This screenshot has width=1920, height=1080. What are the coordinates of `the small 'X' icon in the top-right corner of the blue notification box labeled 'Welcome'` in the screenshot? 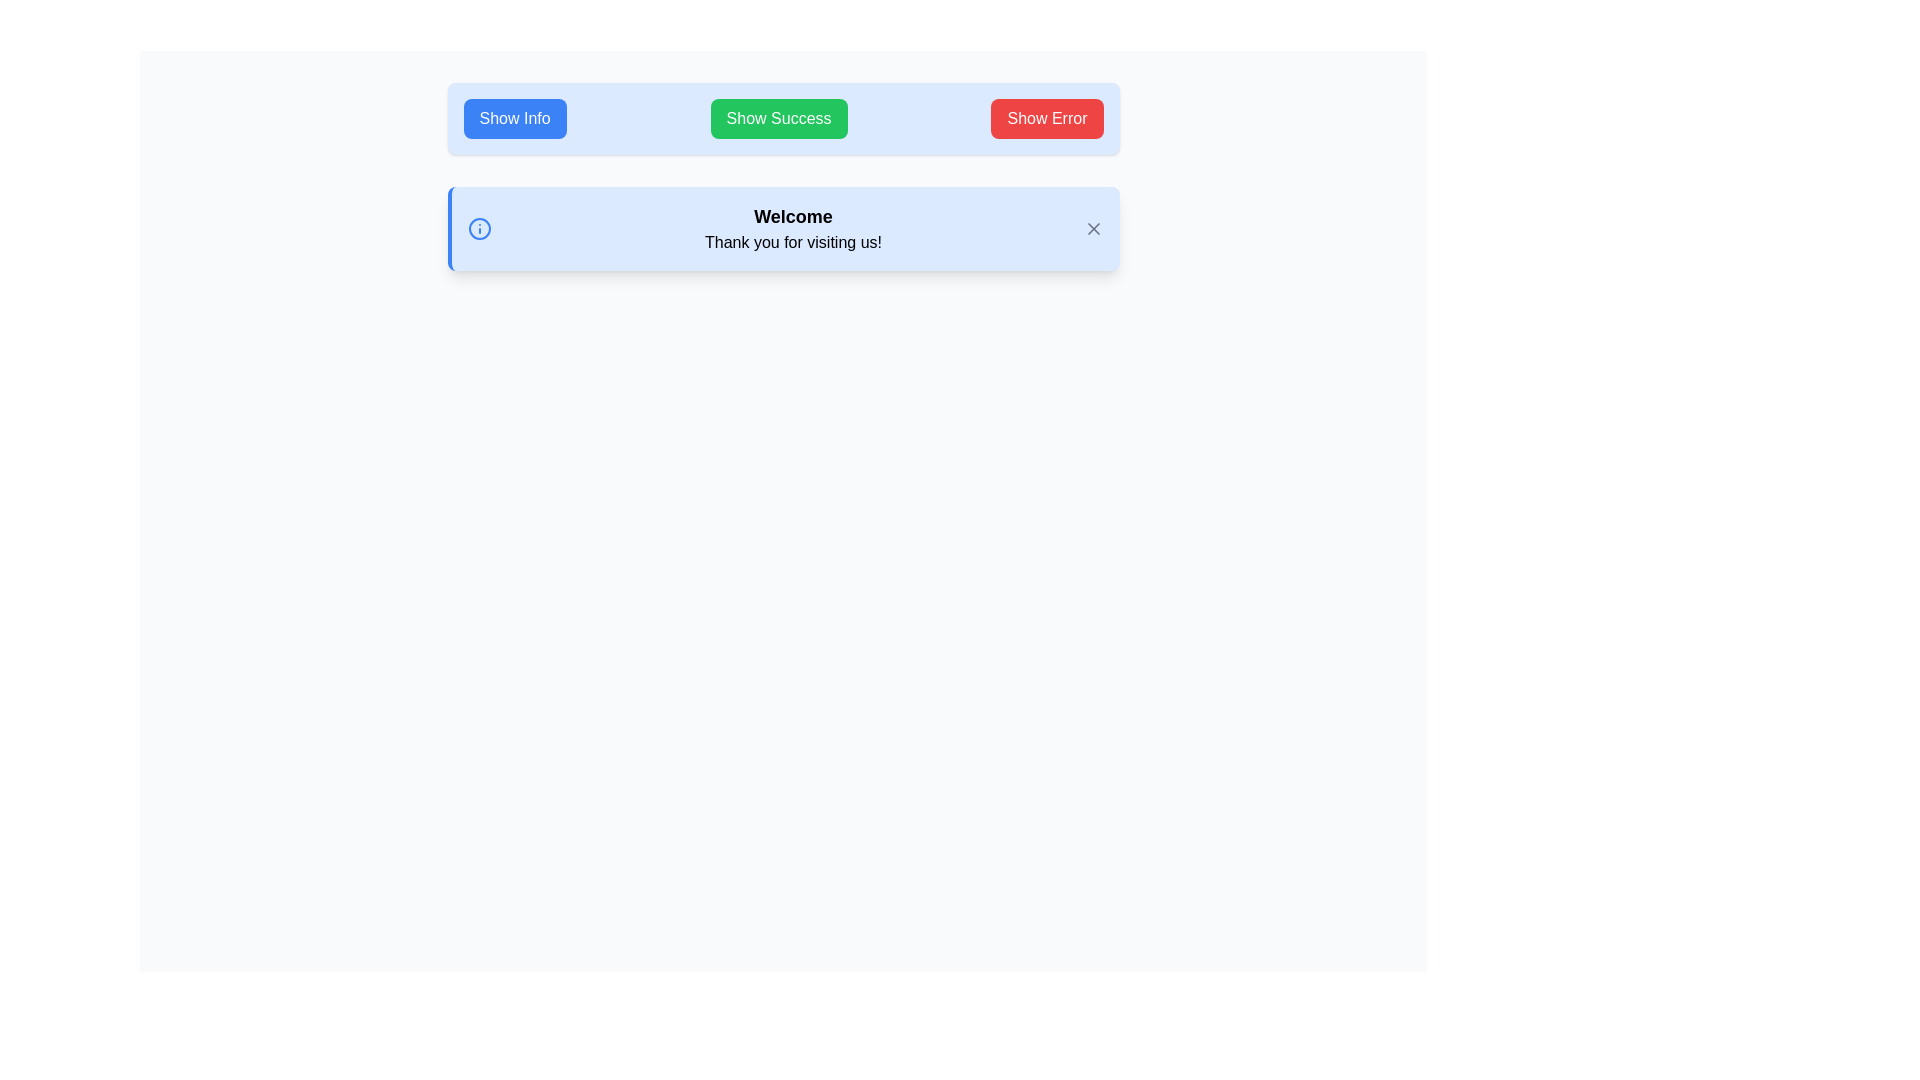 It's located at (1092, 227).